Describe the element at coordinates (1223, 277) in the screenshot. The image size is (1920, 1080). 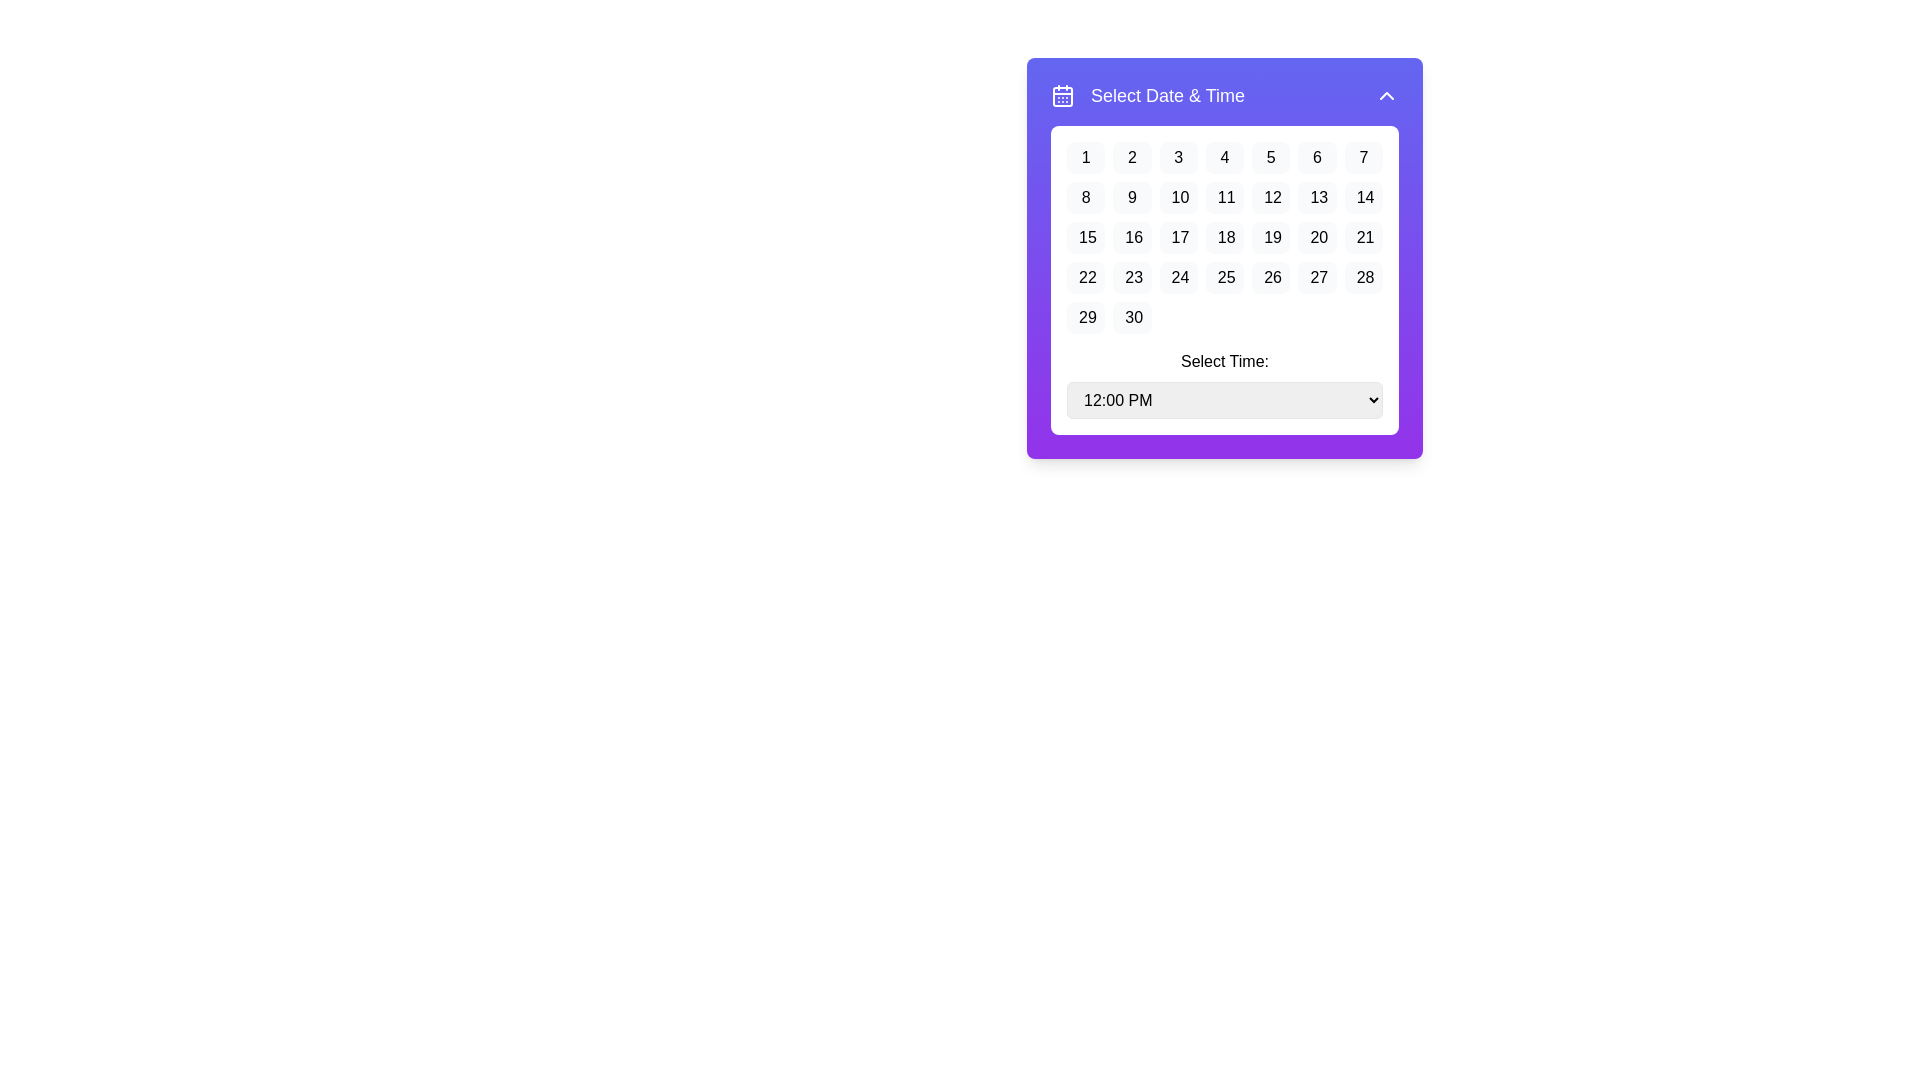
I see `the square button displaying '25' with rounded edges` at that location.